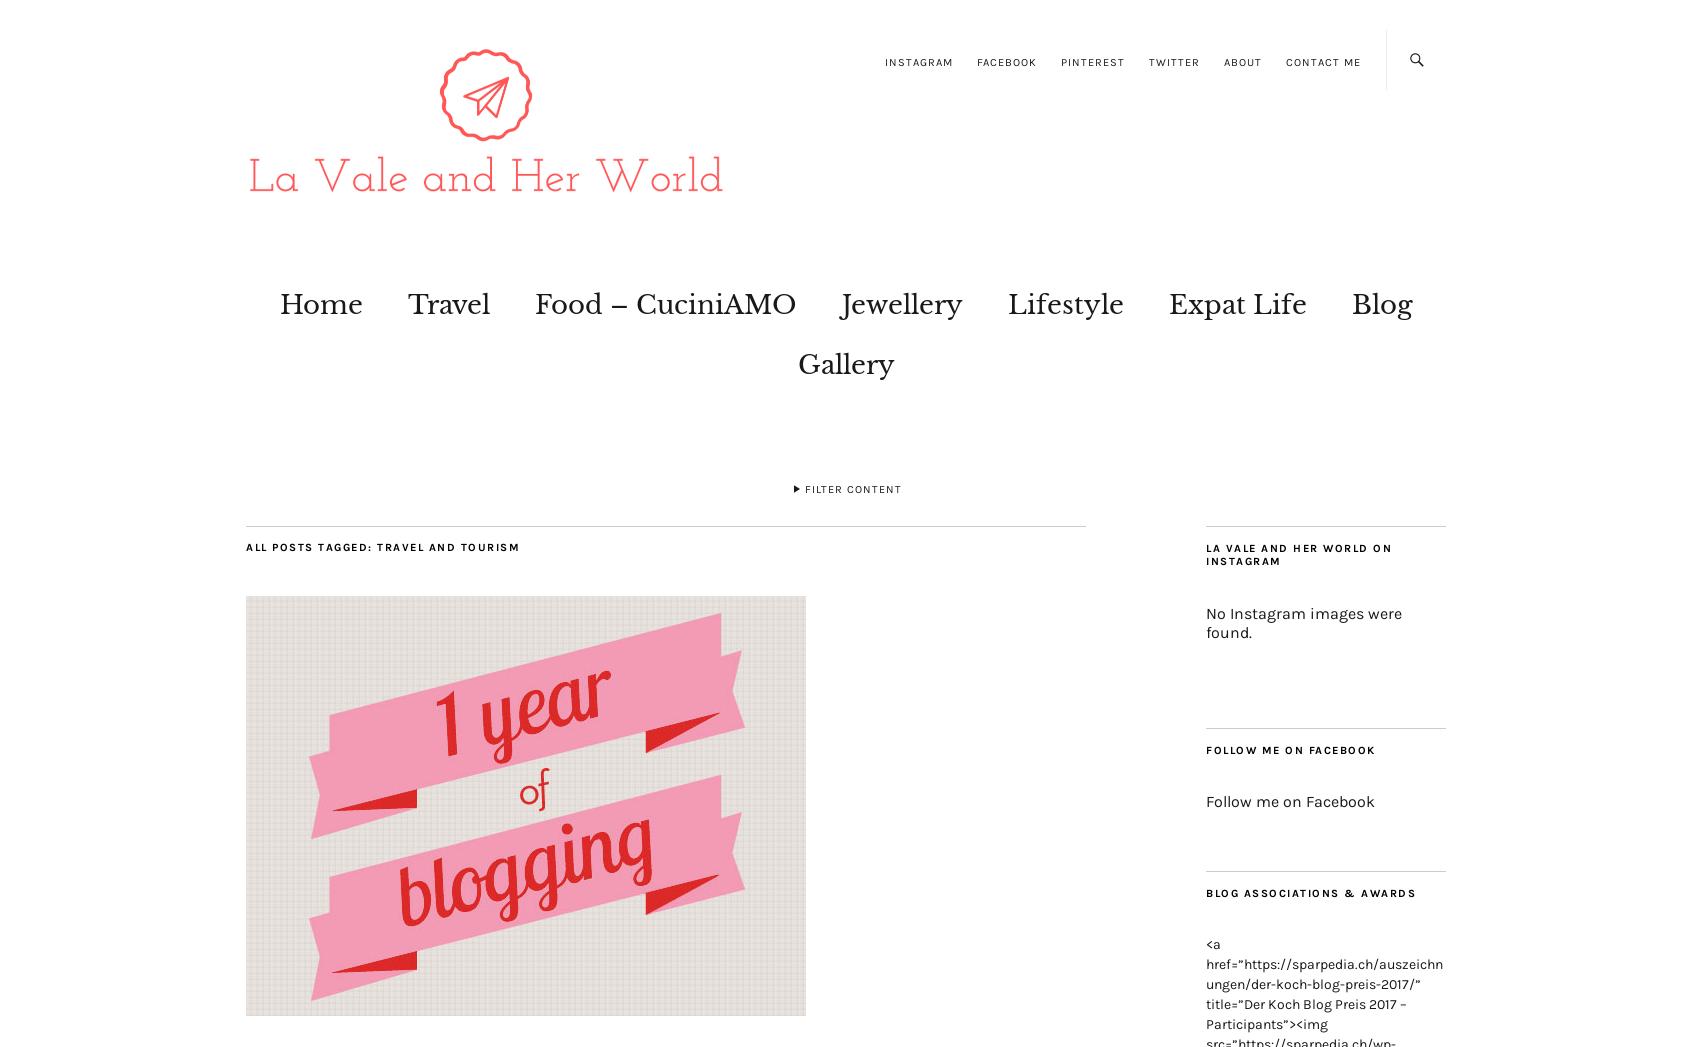 This screenshot has width=1692, height=1047. I want to click on 'Travel', so click(447, 303).